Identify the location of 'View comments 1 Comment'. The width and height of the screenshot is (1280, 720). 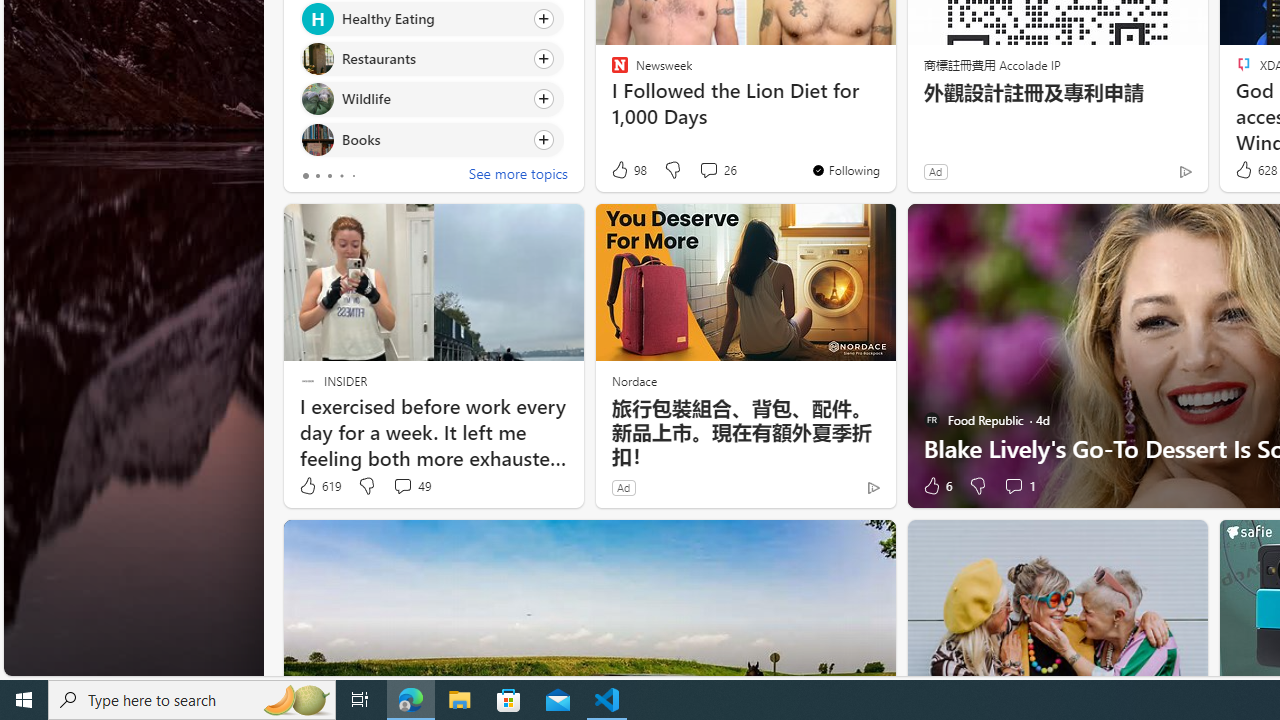
(1013, 486).